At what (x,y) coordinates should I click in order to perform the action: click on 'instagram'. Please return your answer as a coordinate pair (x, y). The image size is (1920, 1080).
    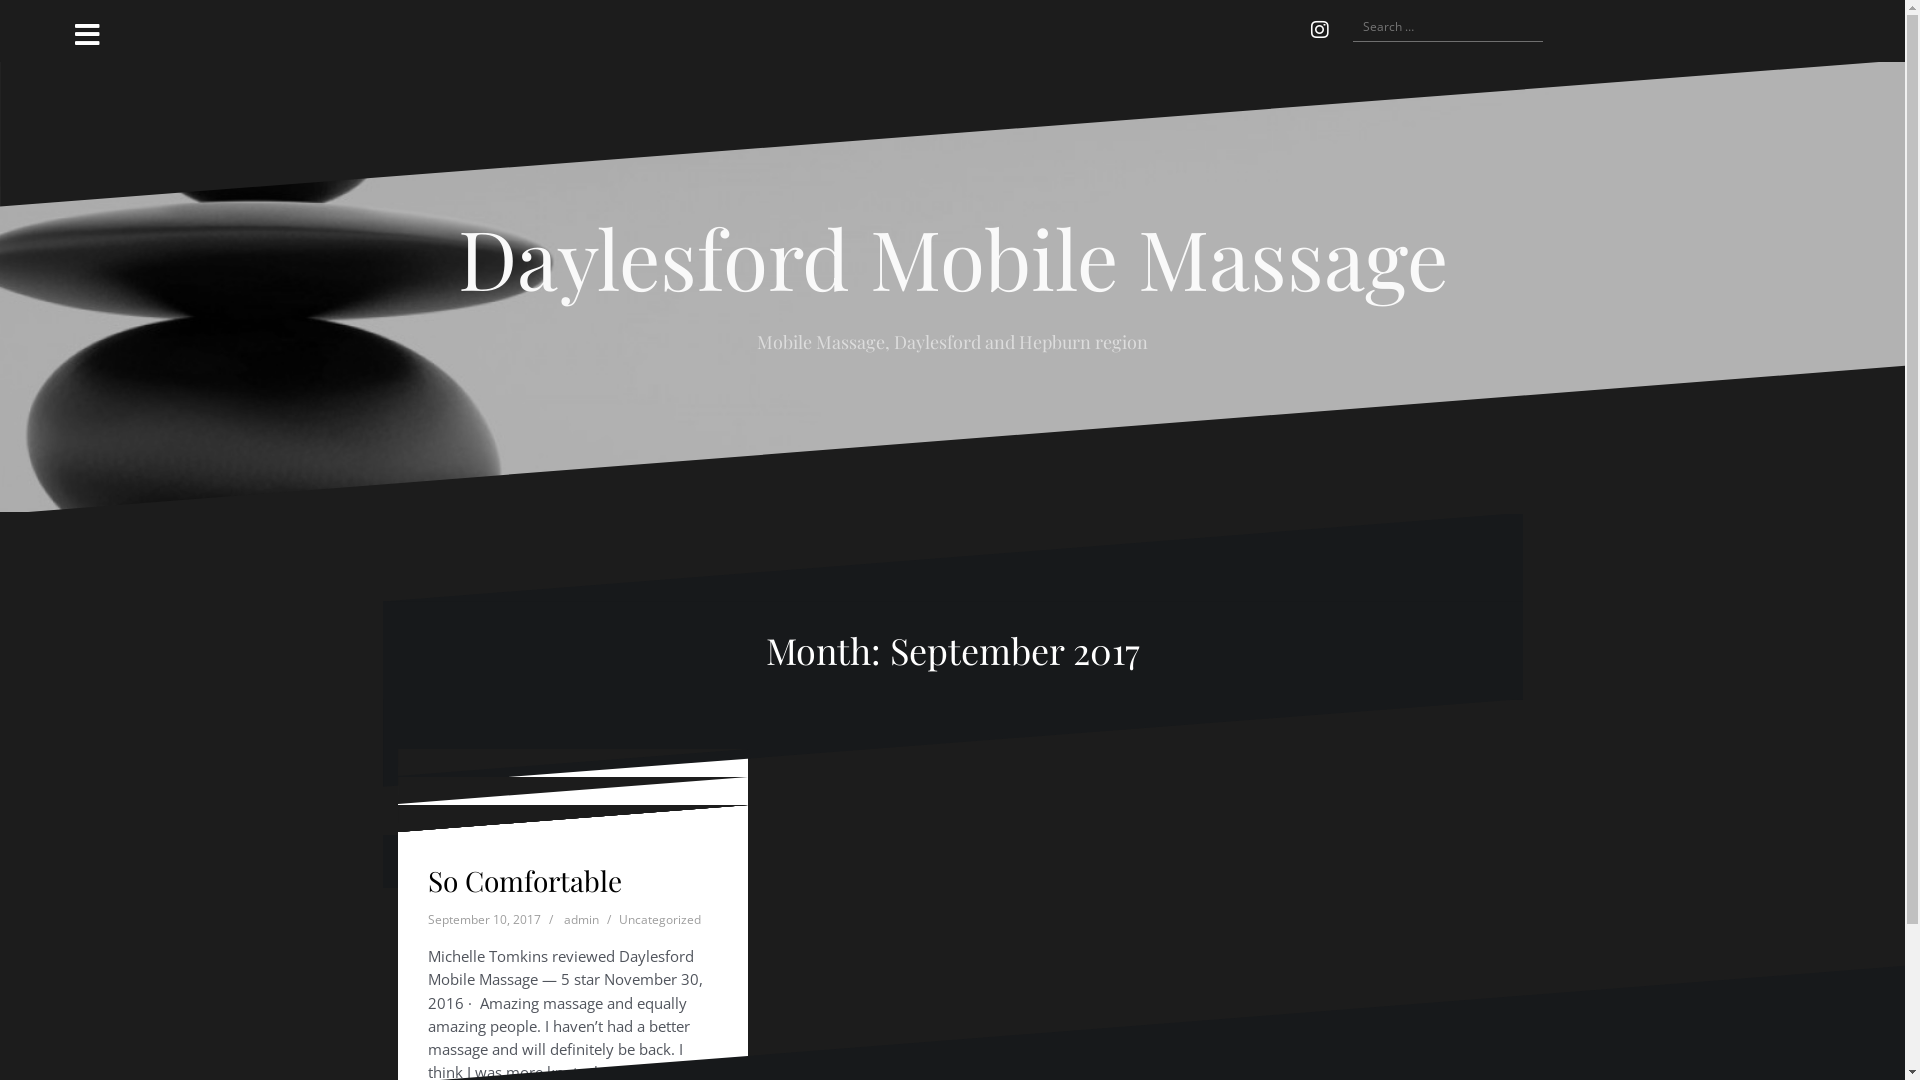
    Looking at the image, I should click on (1300, 30).